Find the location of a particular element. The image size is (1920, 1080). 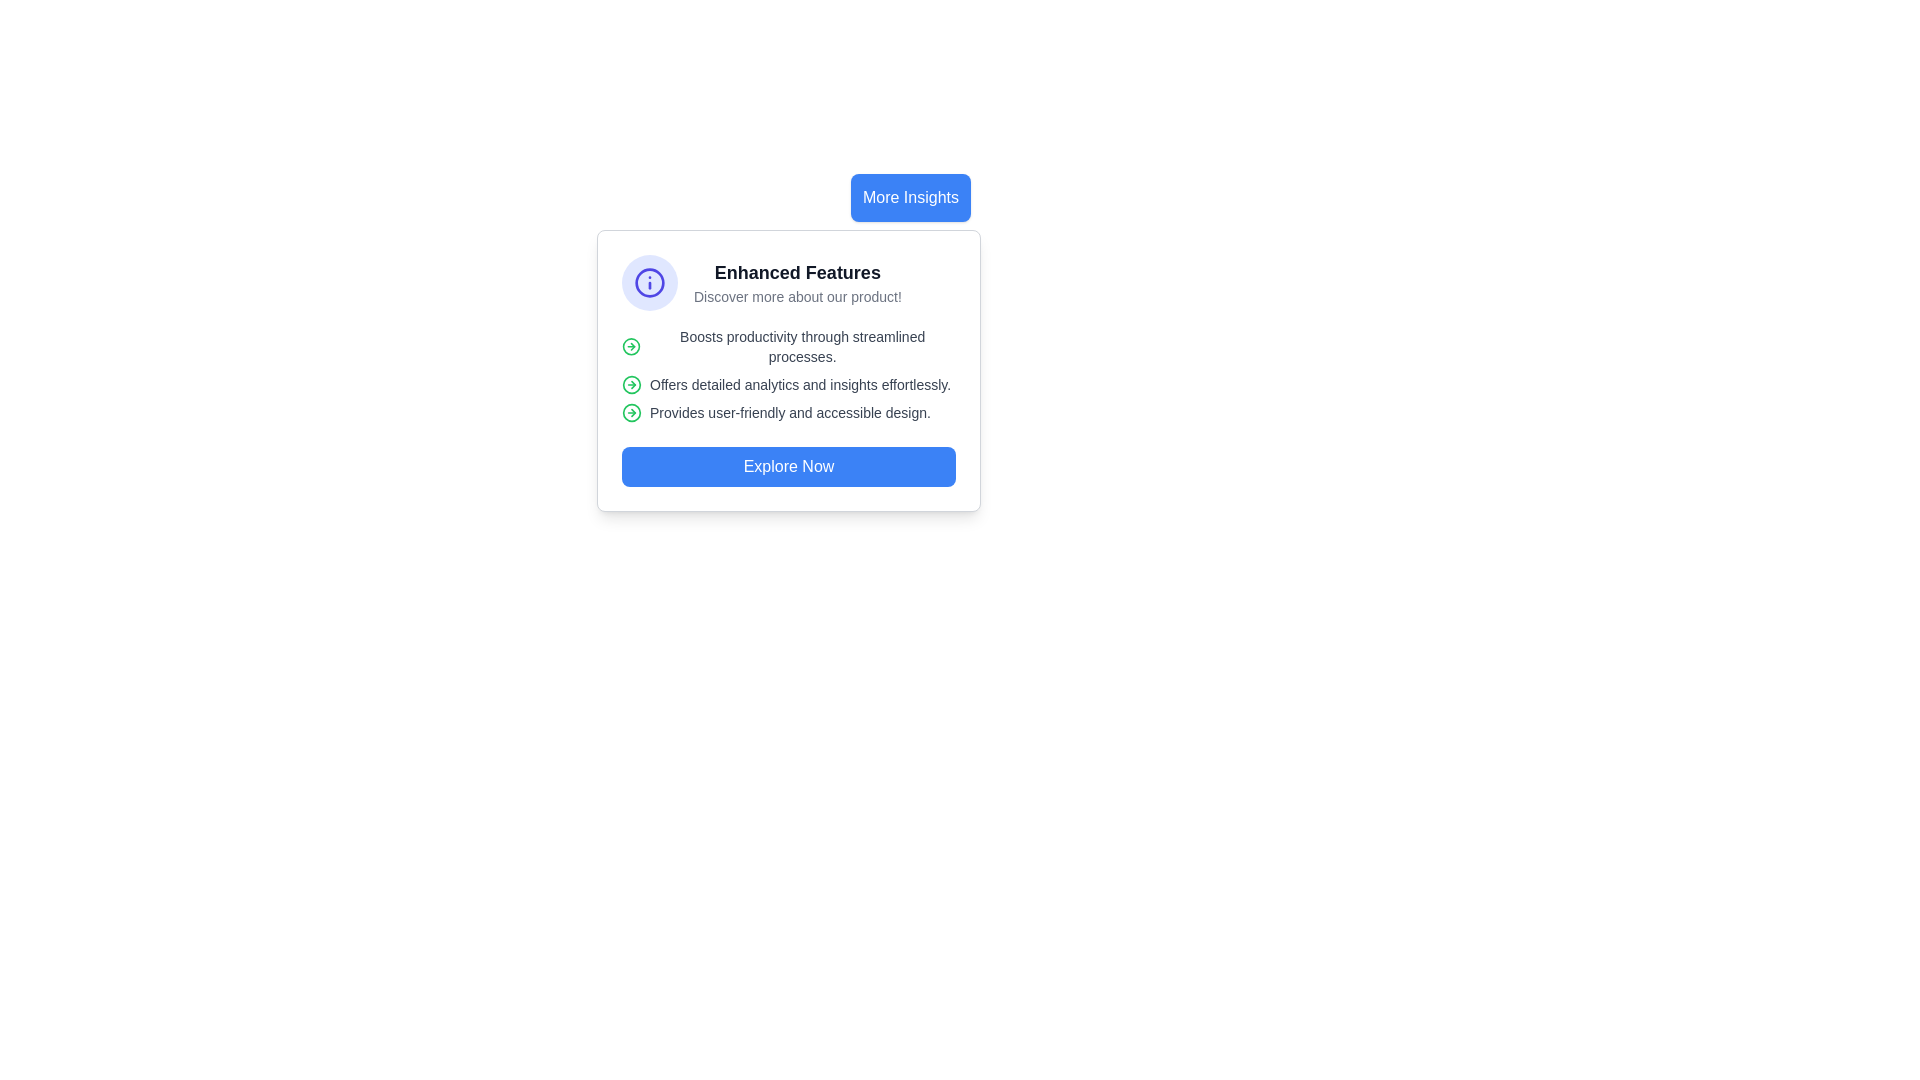

the circular outline of the information icon located at the top-left corner of the 'Enhanced Features' card widget is located at coordinates (649, 282).